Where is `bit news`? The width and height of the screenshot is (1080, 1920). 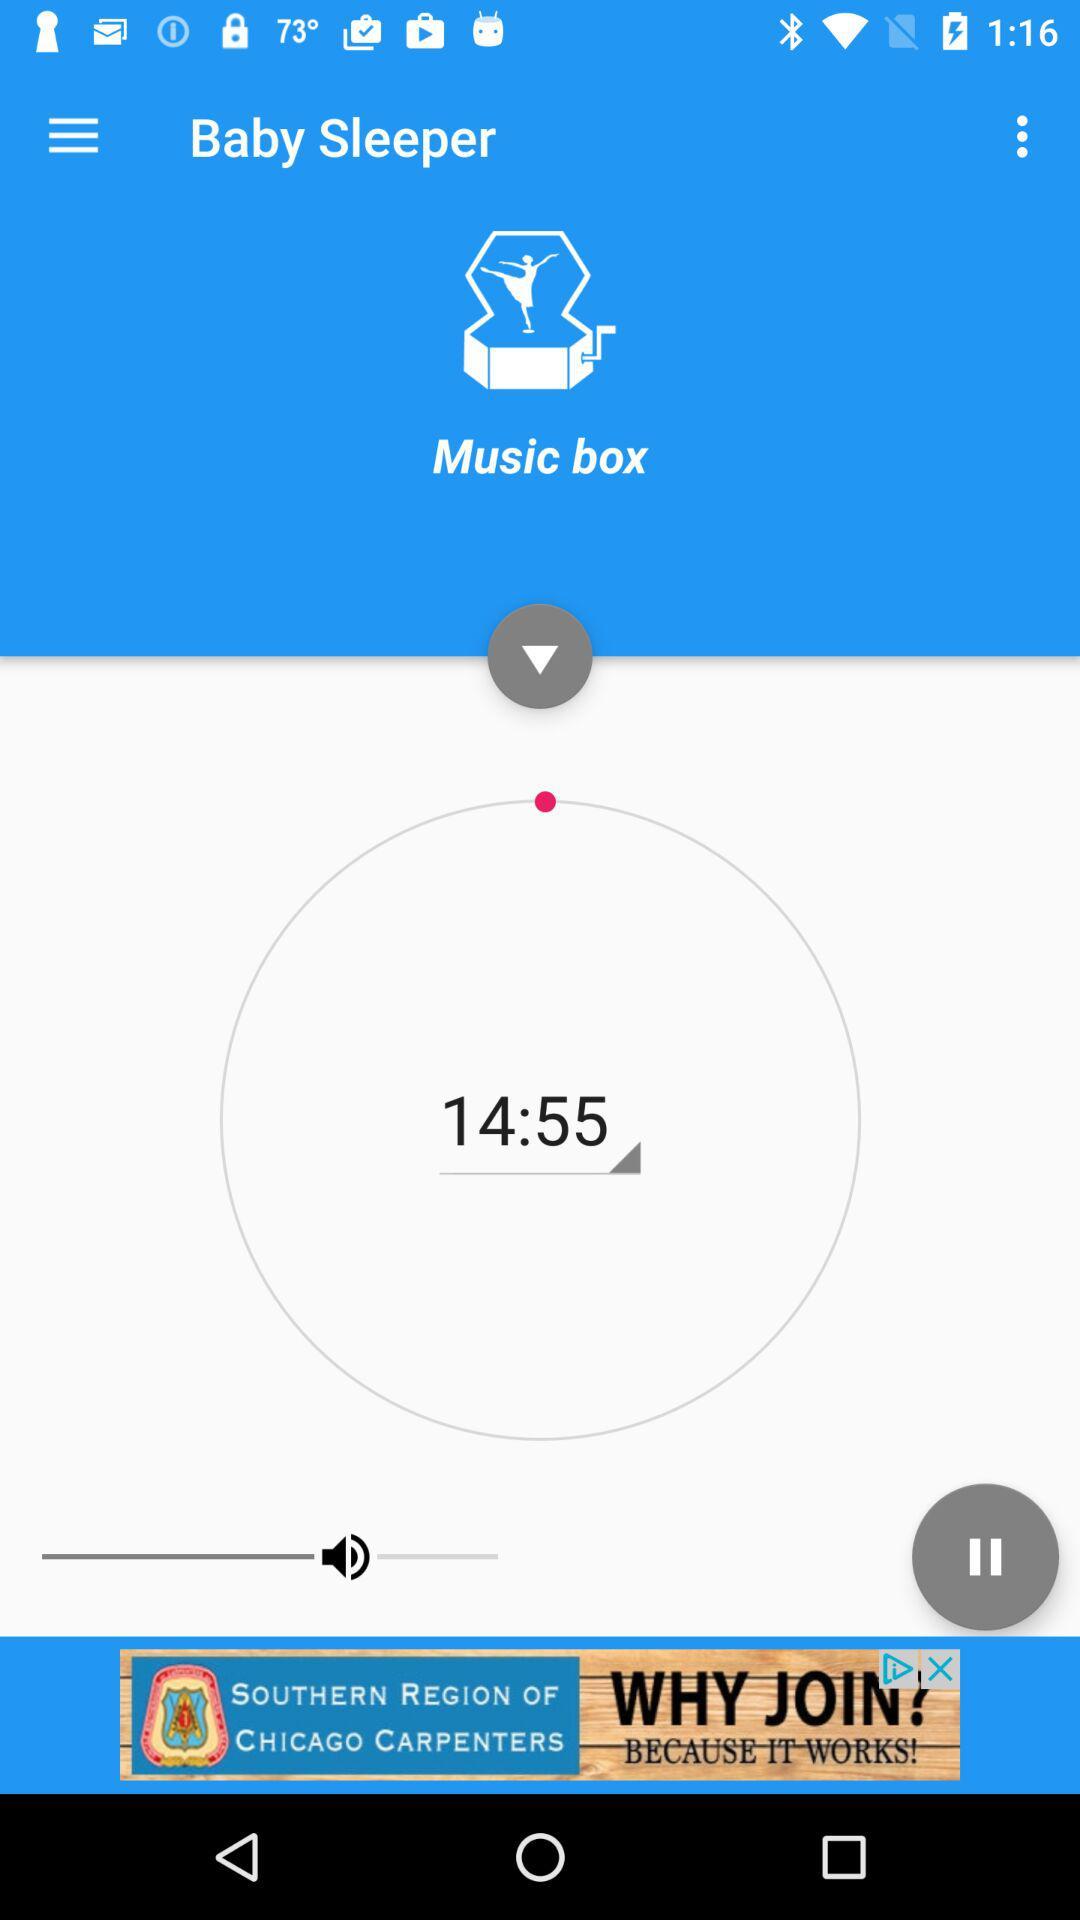 bit news is located at coordinates (540, 1713).